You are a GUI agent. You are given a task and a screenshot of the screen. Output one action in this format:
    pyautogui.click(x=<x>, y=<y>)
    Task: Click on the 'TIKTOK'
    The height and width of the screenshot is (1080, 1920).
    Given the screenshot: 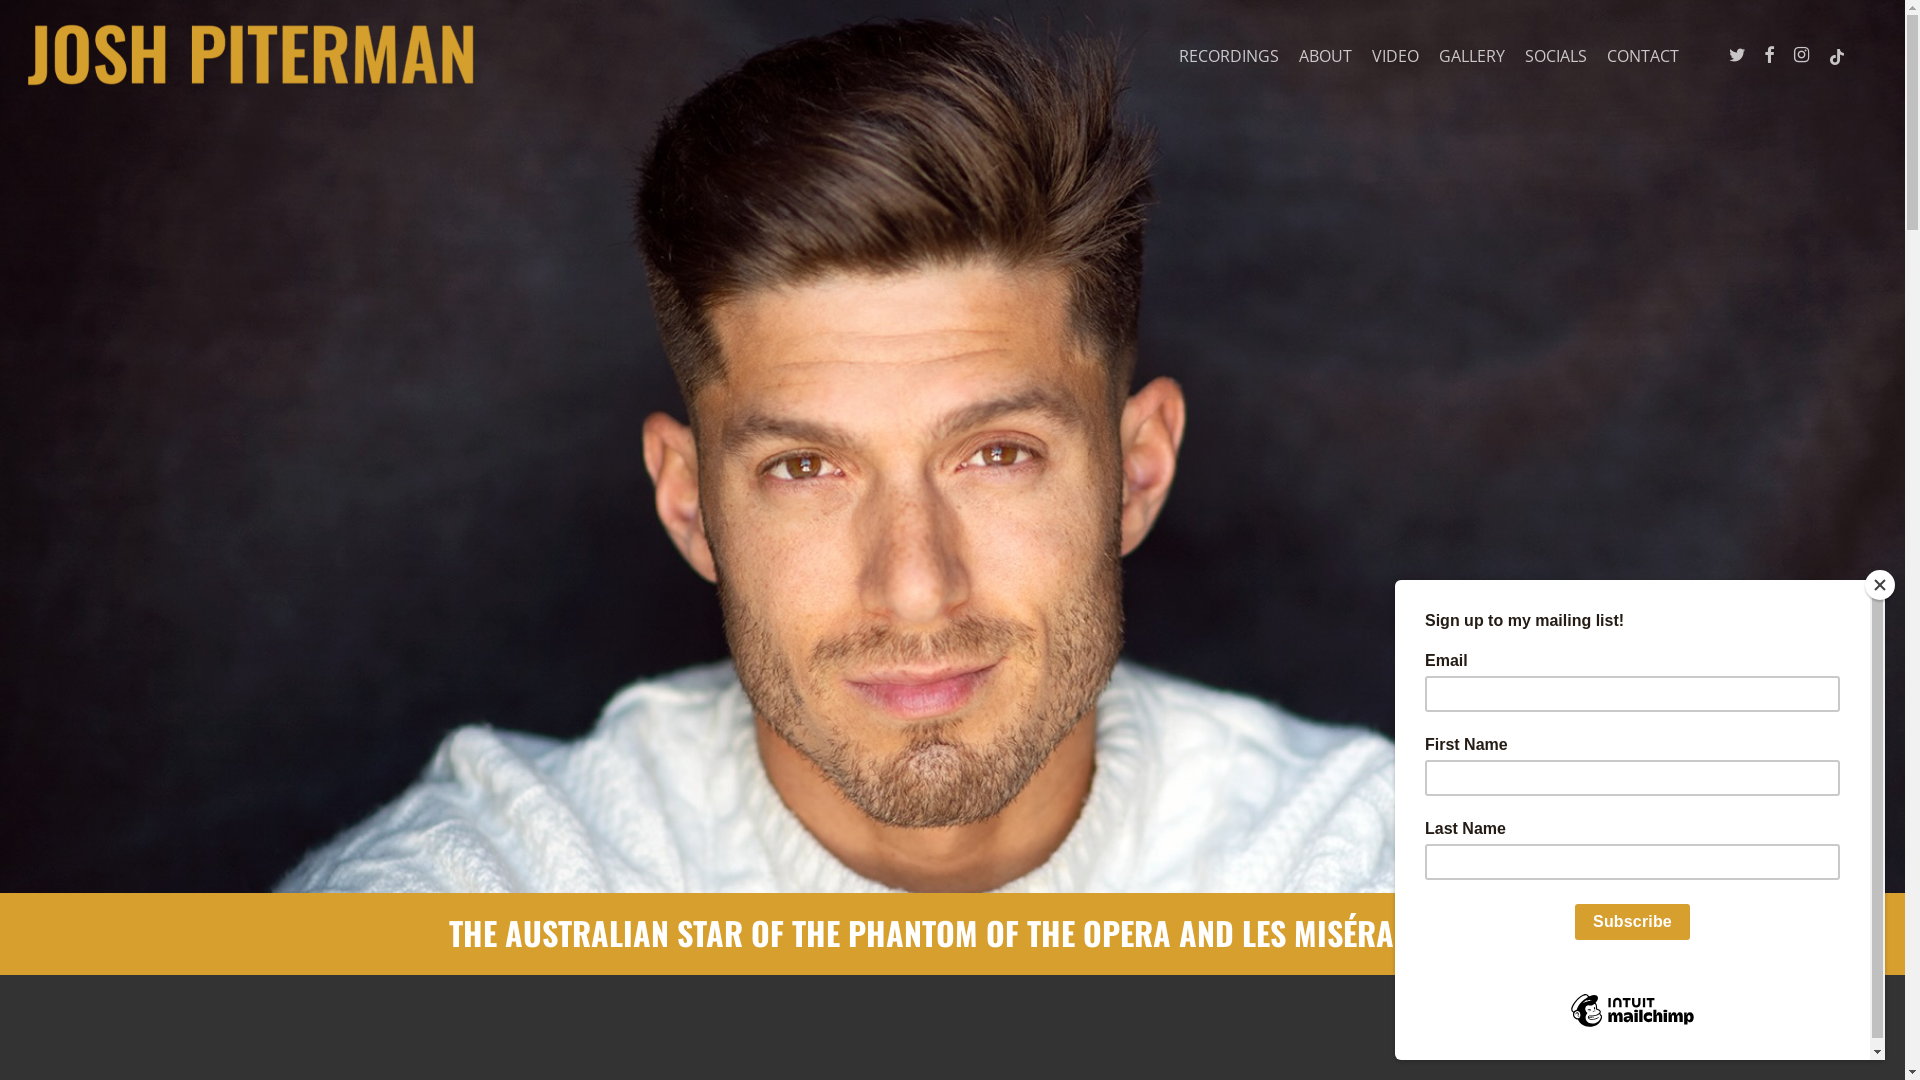 What is the action you would take?
    pyautogui.click(x=1837, y=53)
    